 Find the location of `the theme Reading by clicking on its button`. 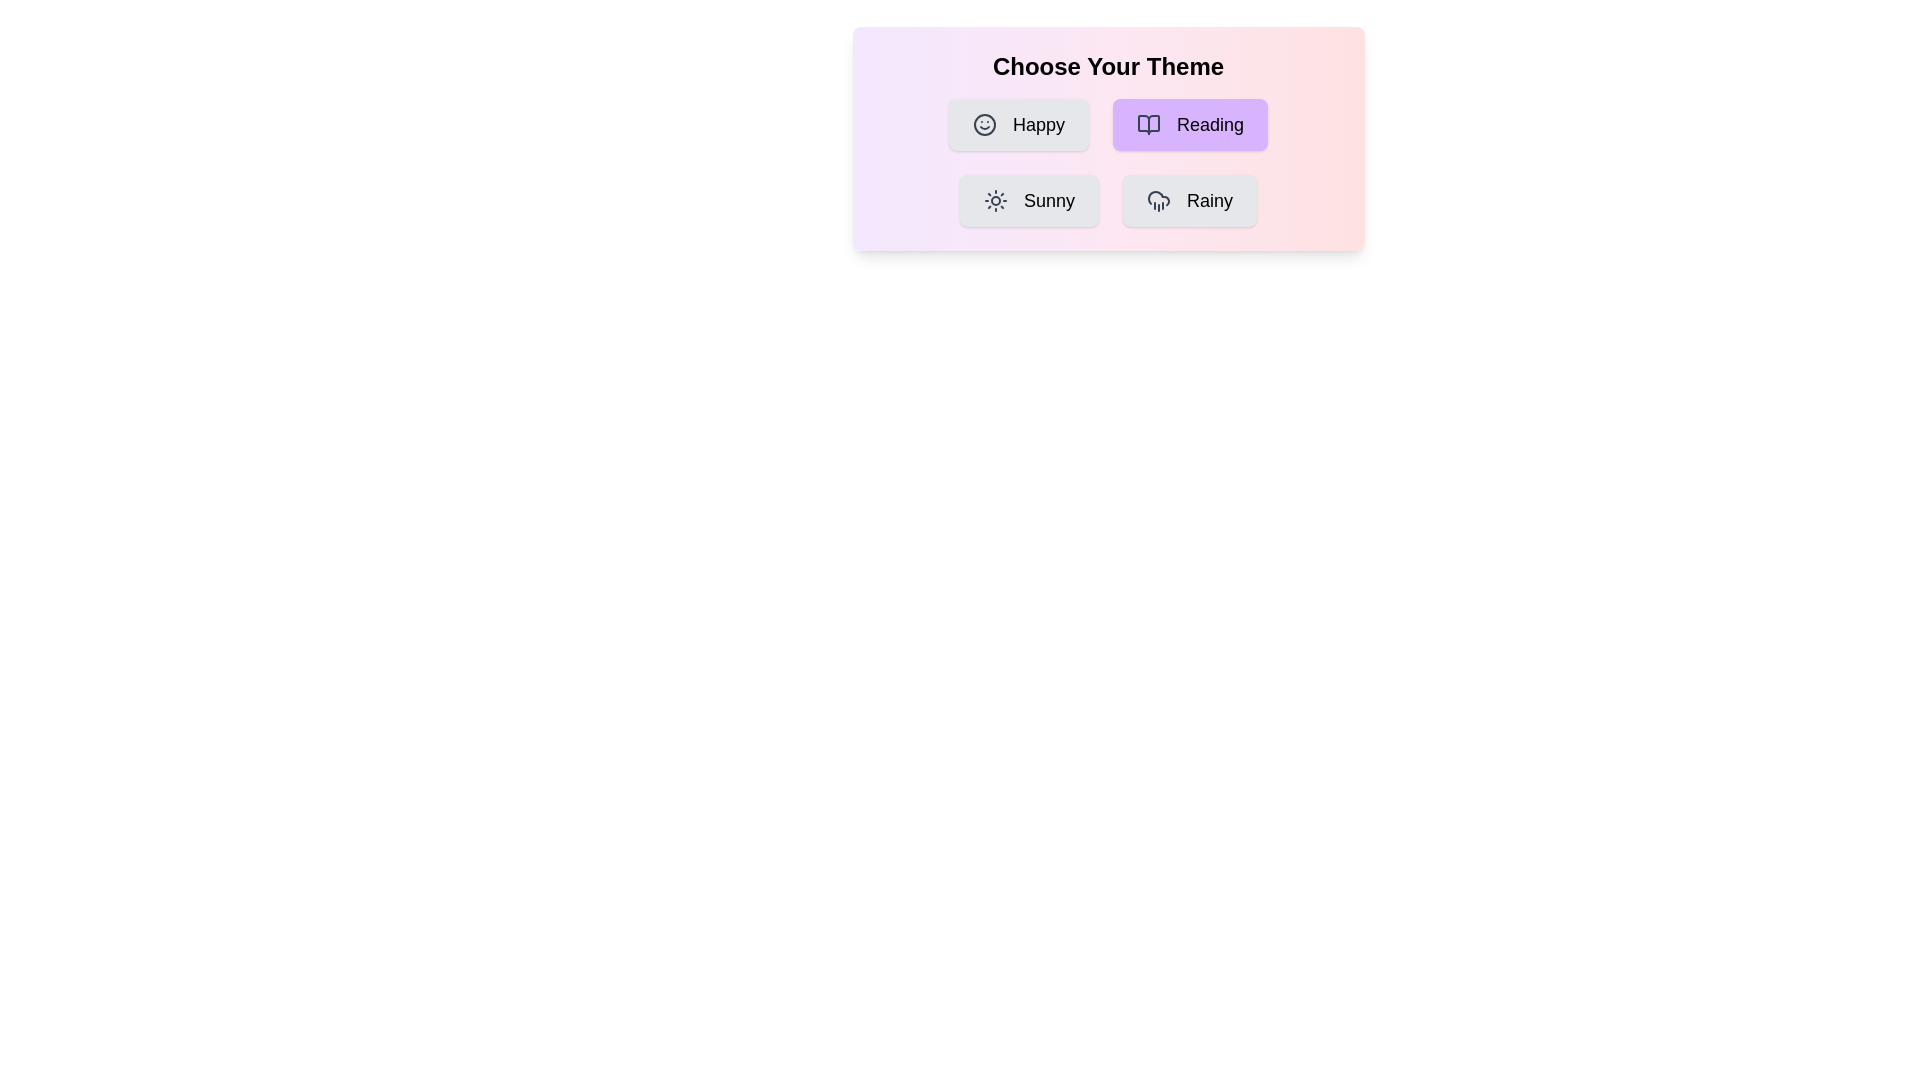

the theme Reading by clicking on its button is located at coordinates (1190, 124).